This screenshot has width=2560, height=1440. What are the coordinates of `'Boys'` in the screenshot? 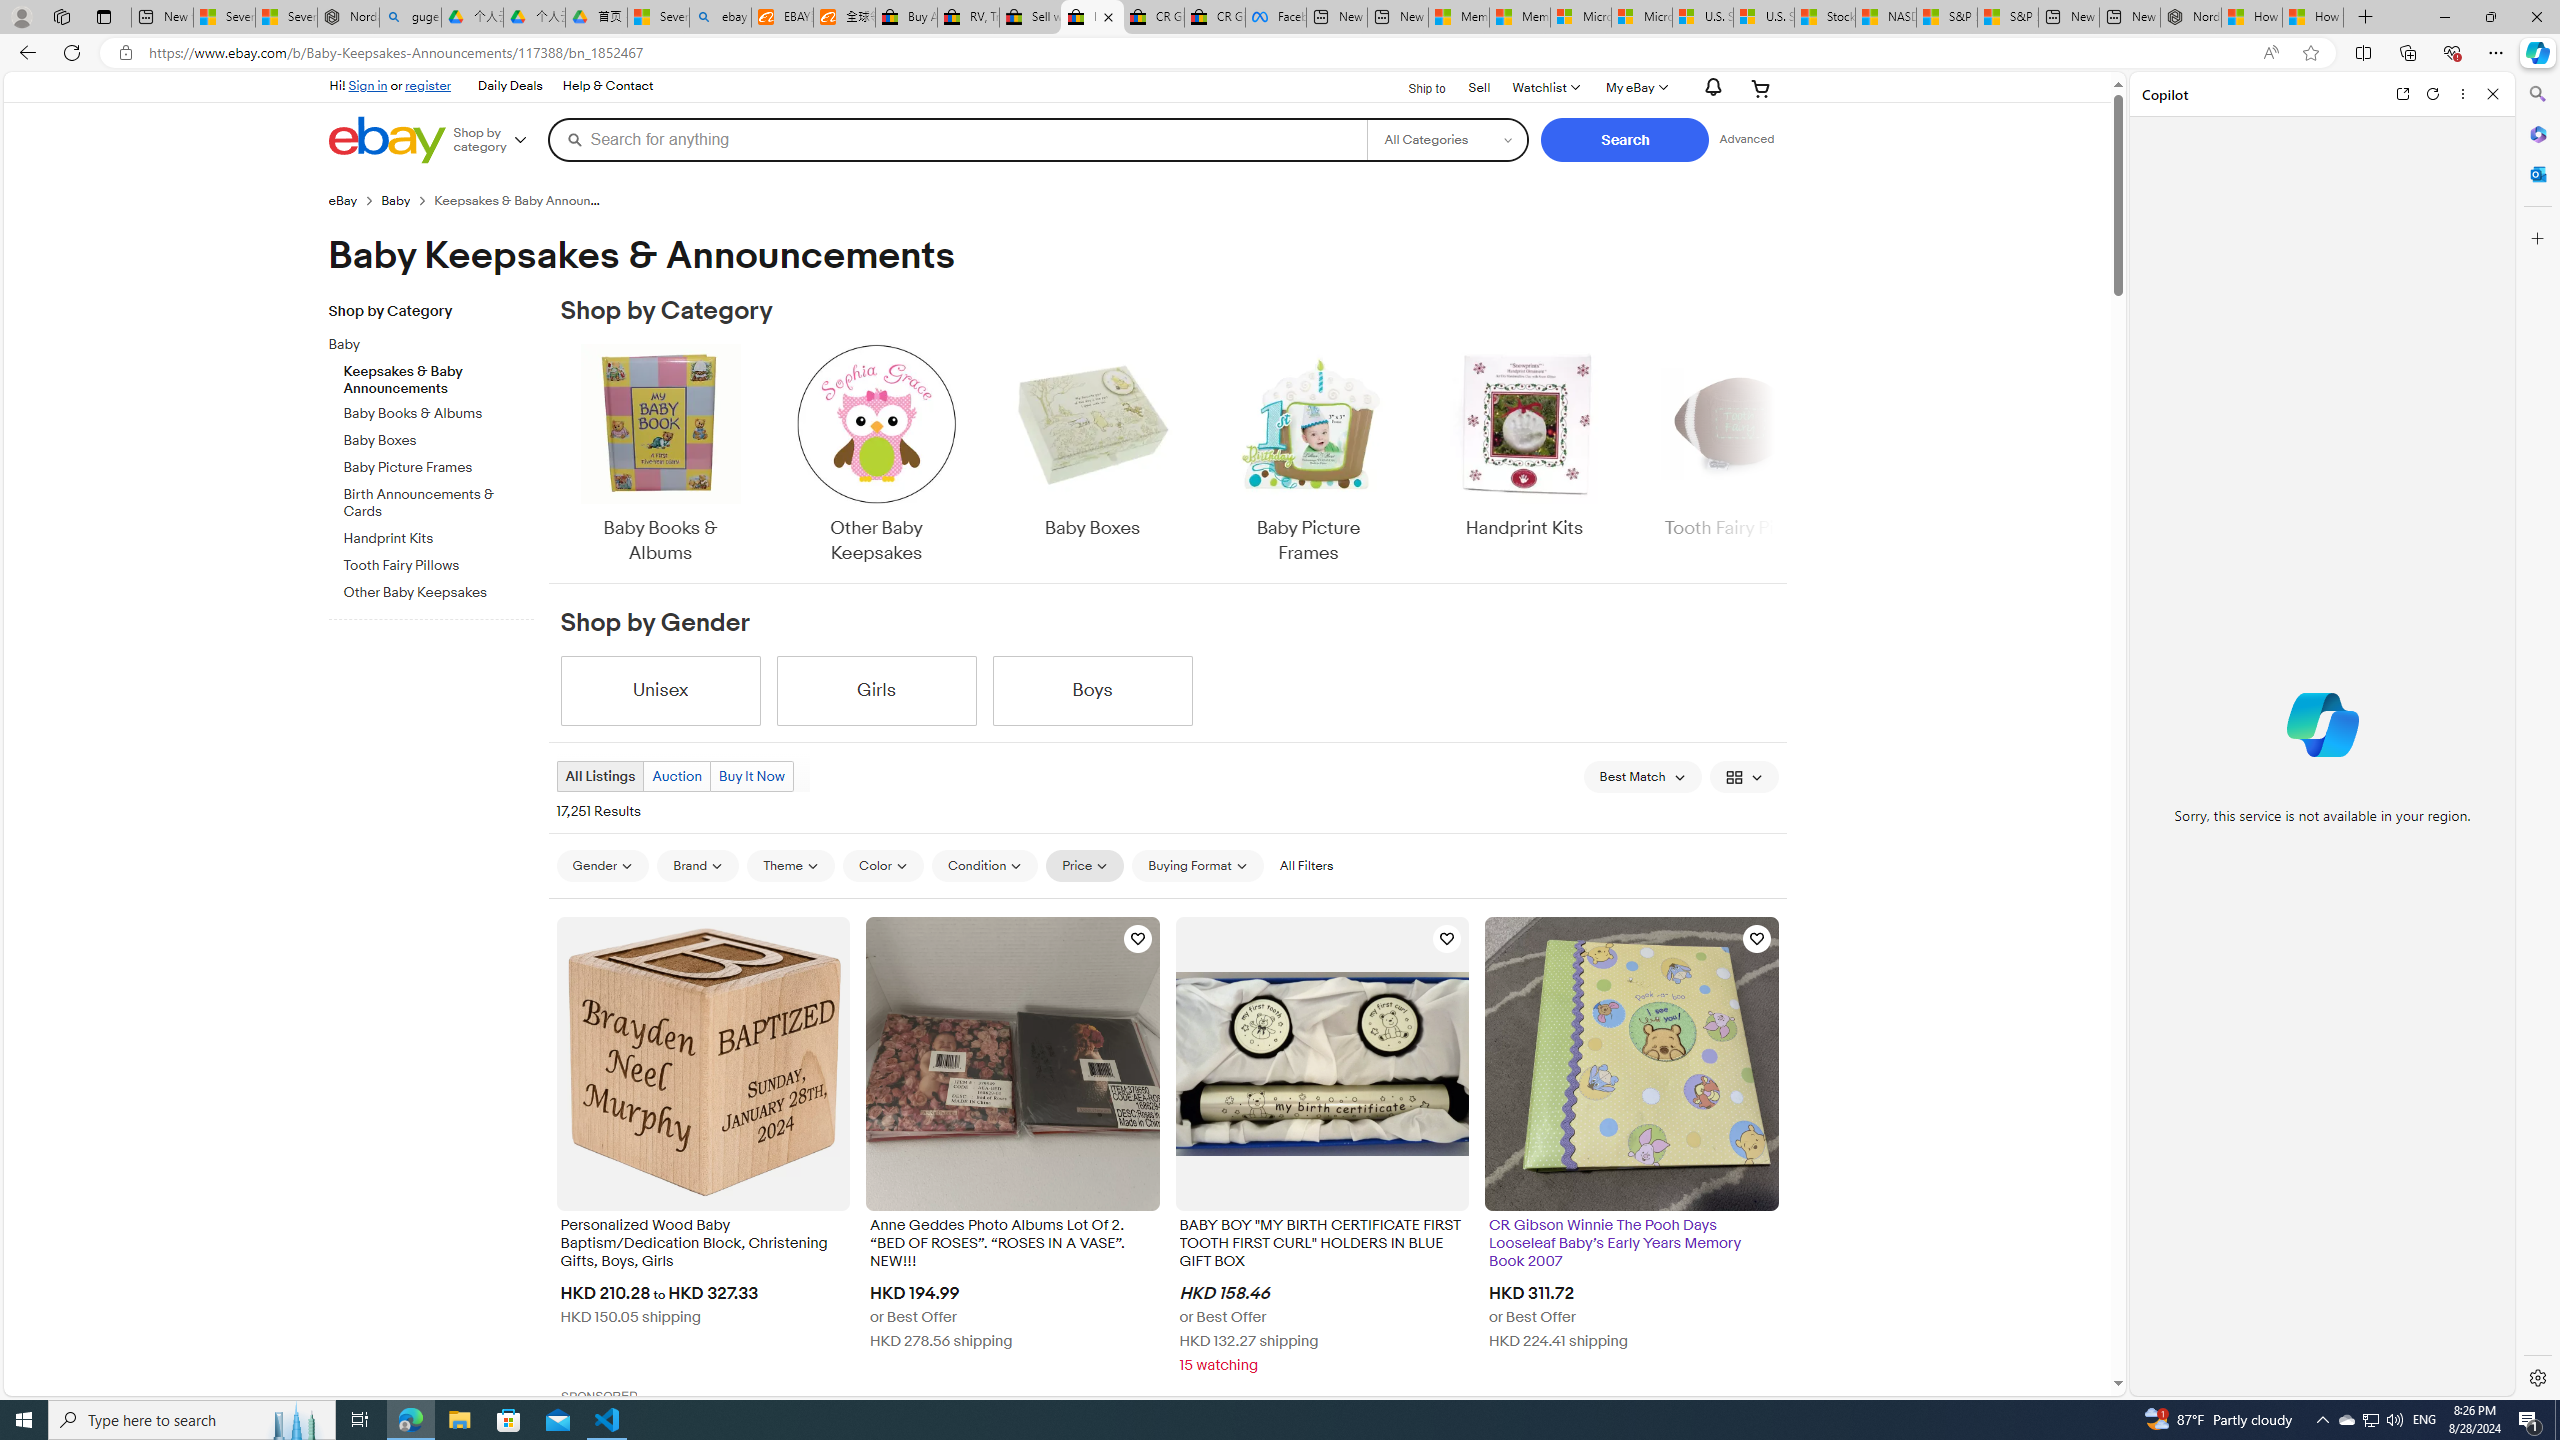 It's located at (1092, 690).